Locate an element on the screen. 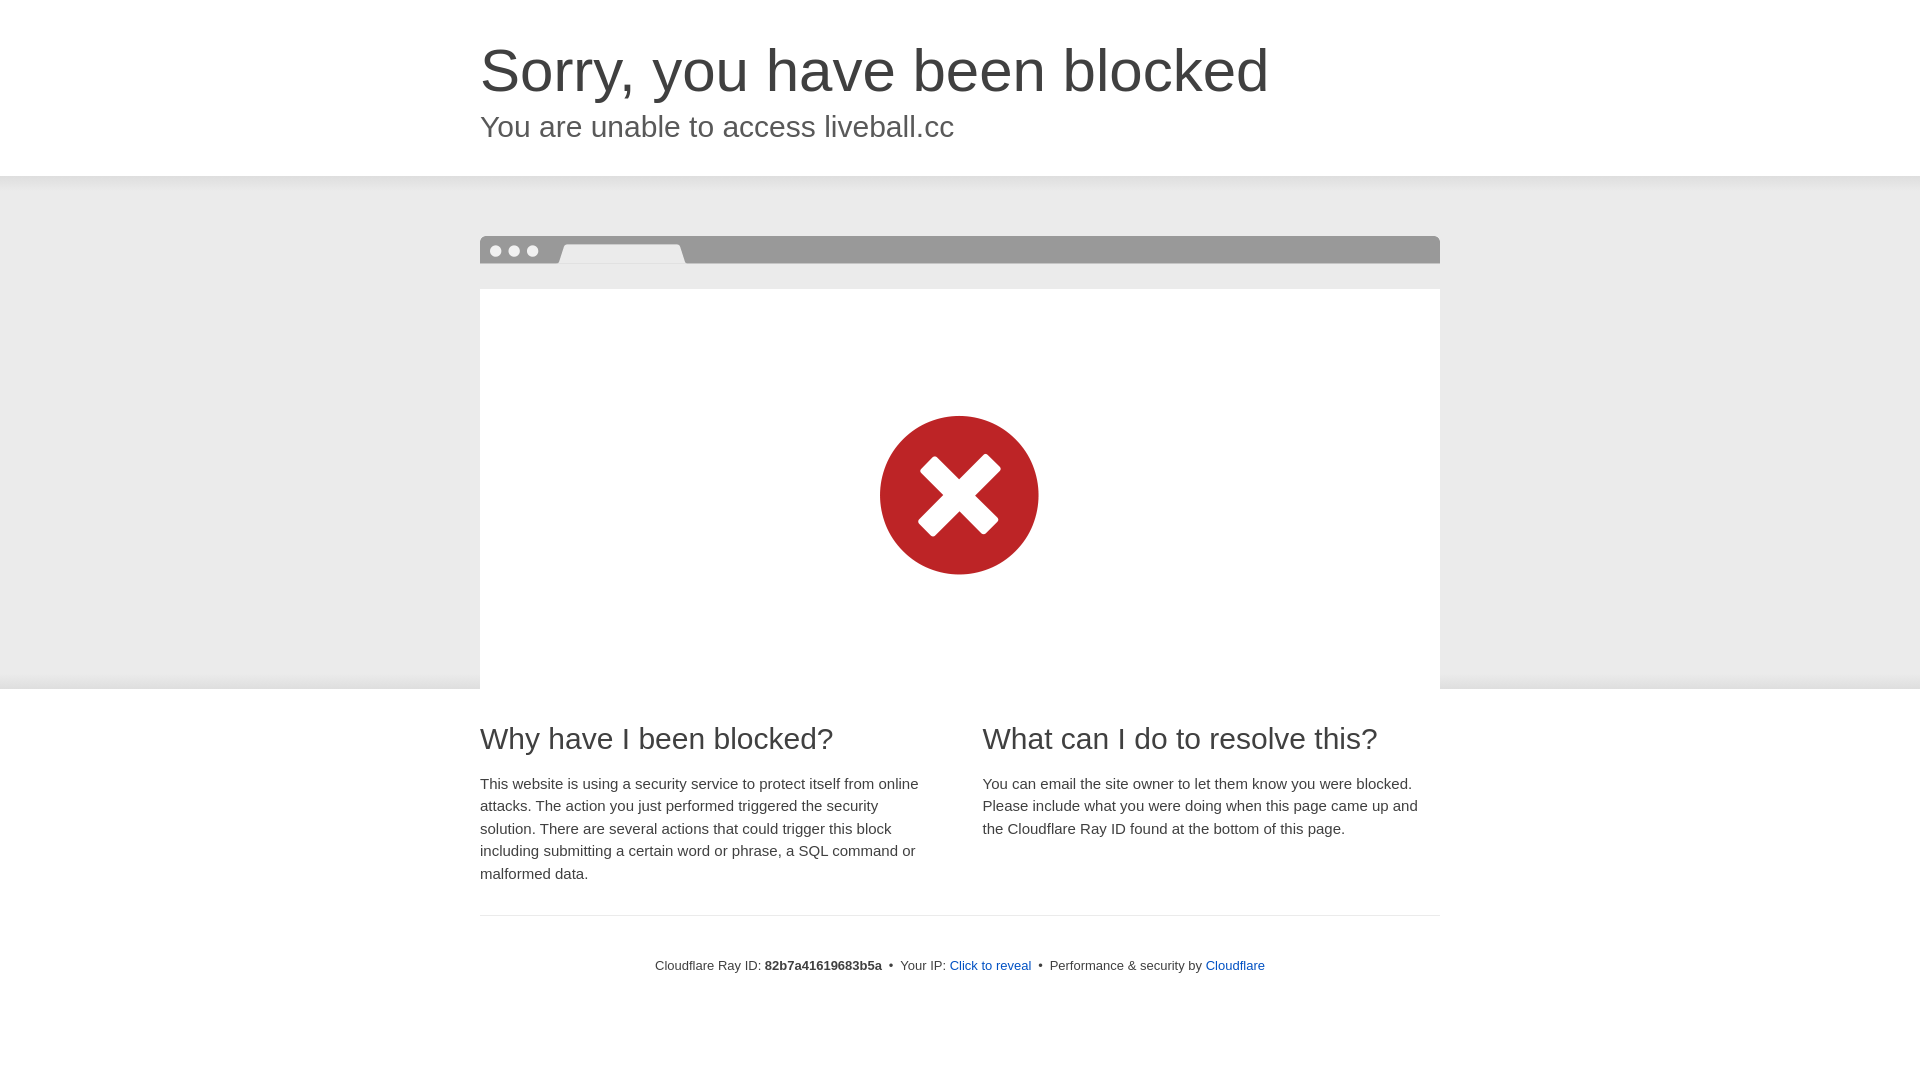 Image resolution: width=1920 pixels, height=1080 pixels. 'Cloudflare' is located at coordinates (1234, 964).